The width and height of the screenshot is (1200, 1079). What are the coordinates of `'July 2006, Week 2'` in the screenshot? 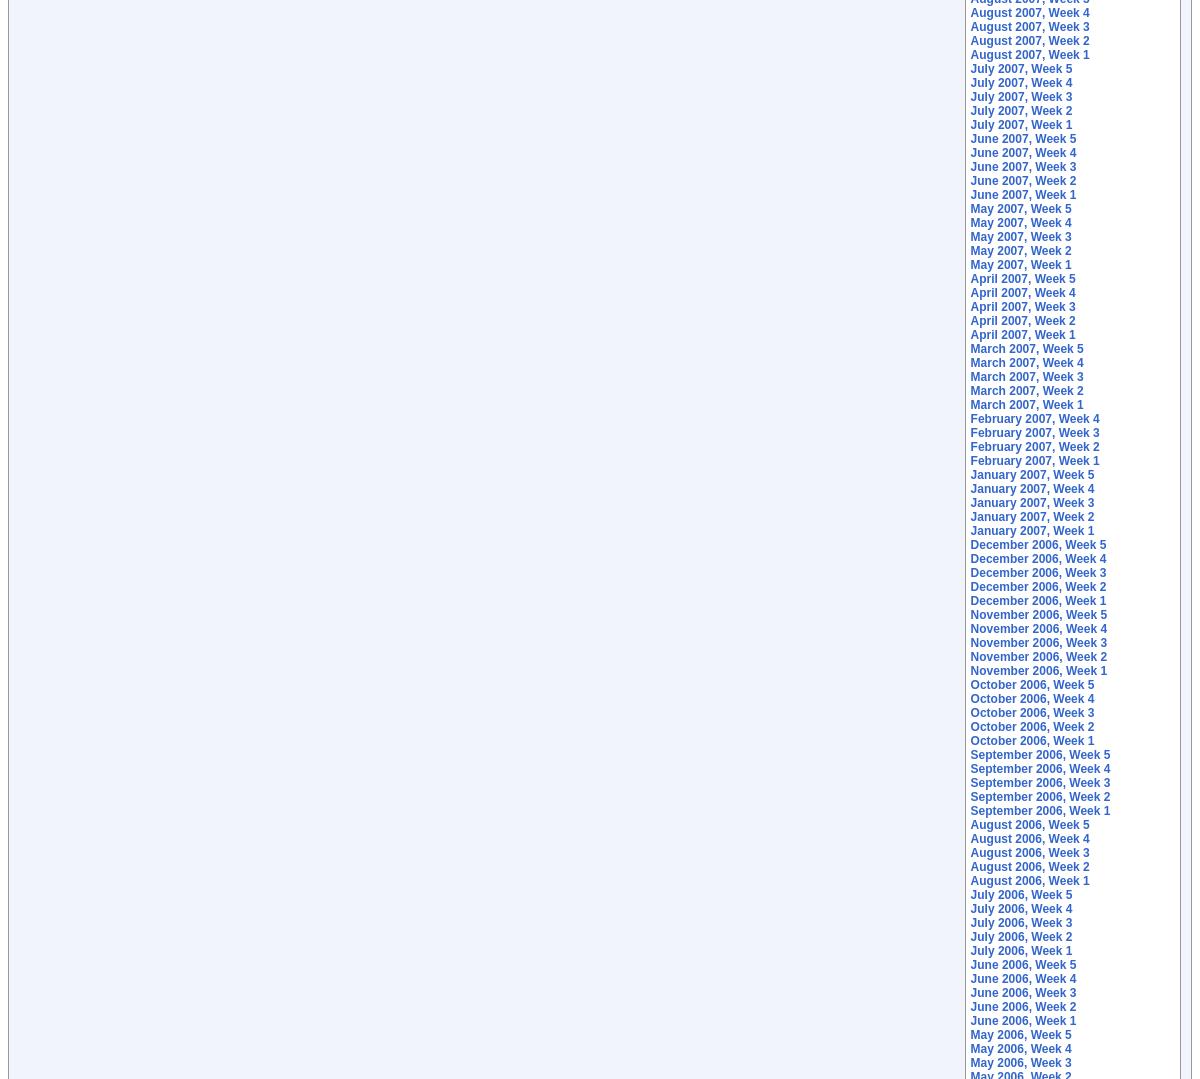 It's located at (1020, 937).